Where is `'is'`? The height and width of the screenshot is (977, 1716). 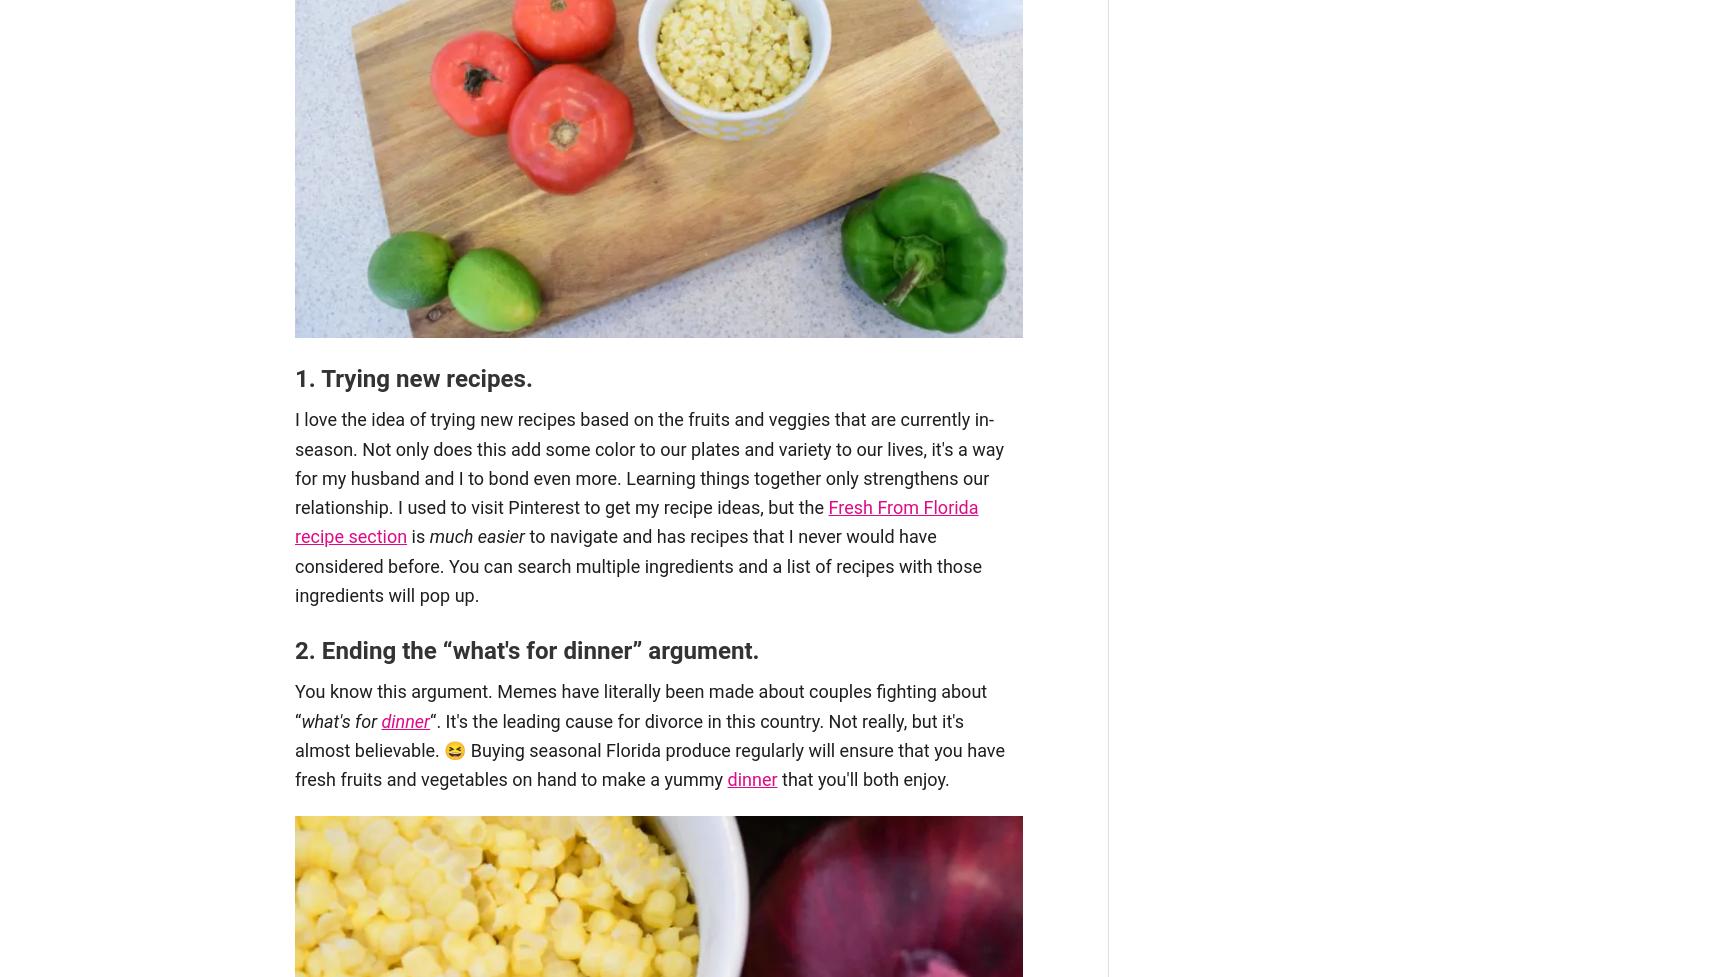
'is' is located at coordinates (418, 535).